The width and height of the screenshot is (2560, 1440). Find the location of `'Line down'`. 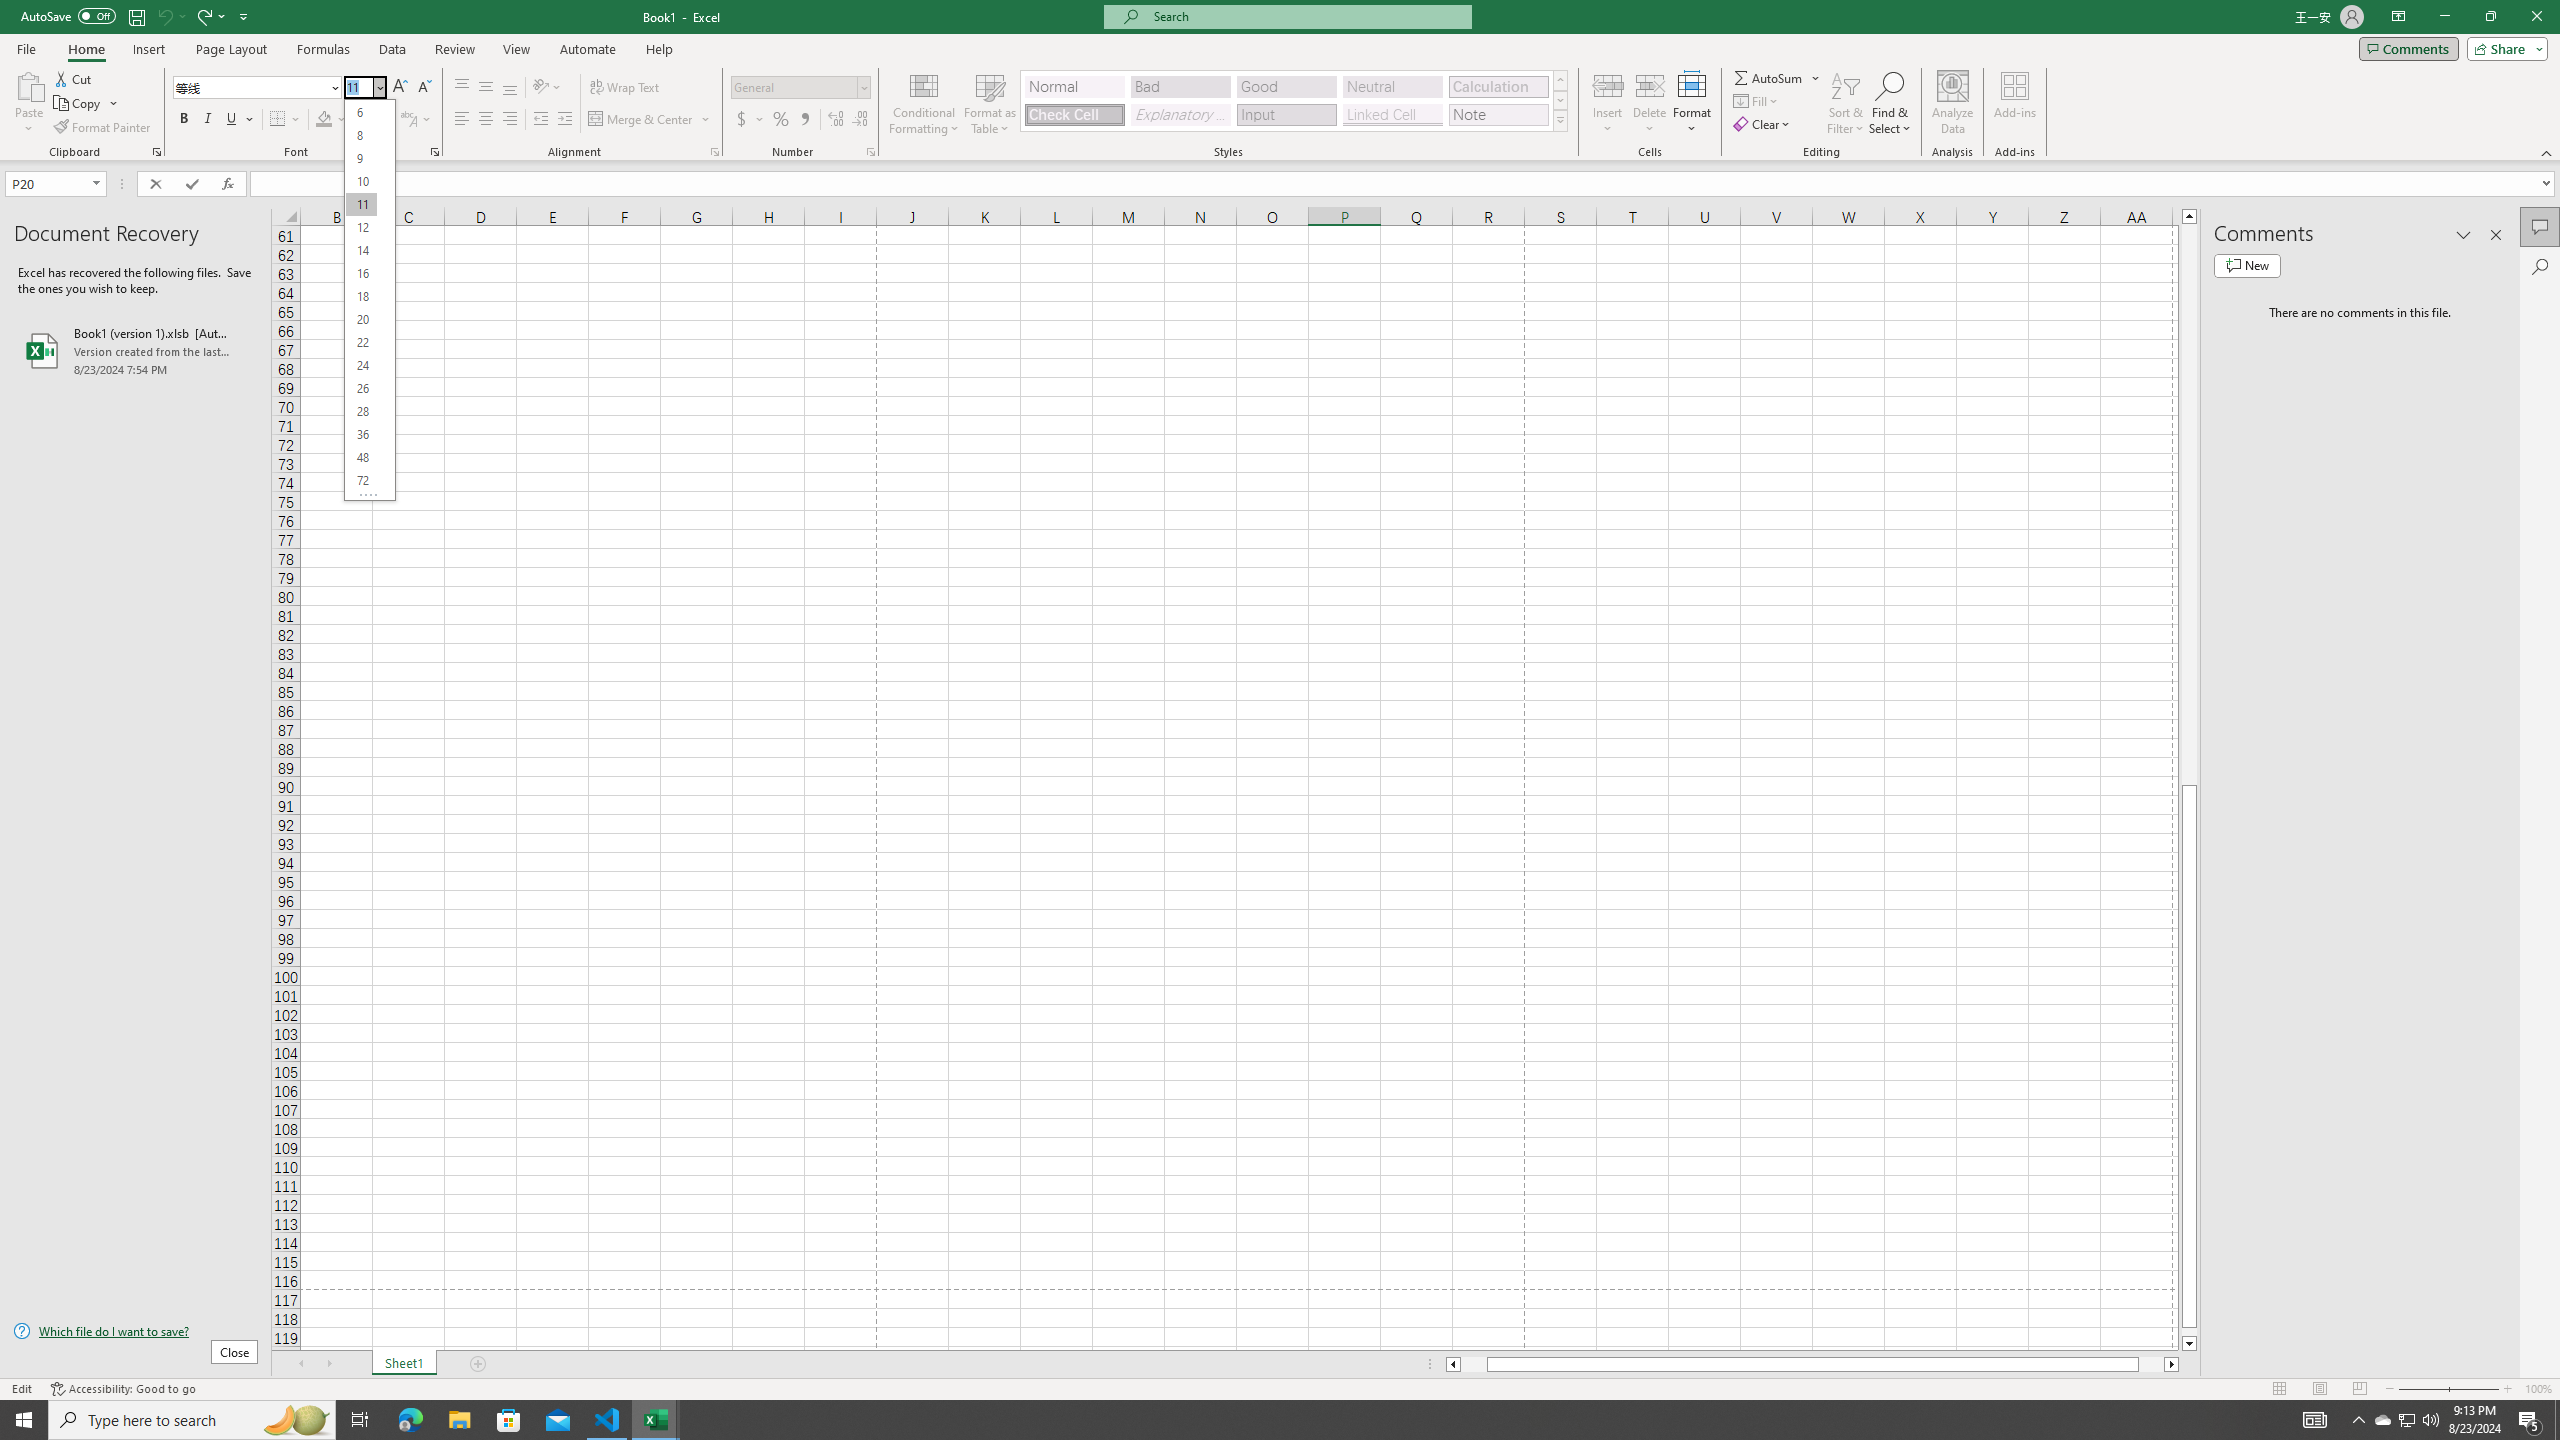

'Line down' is located at coordinates (2189, 1344).